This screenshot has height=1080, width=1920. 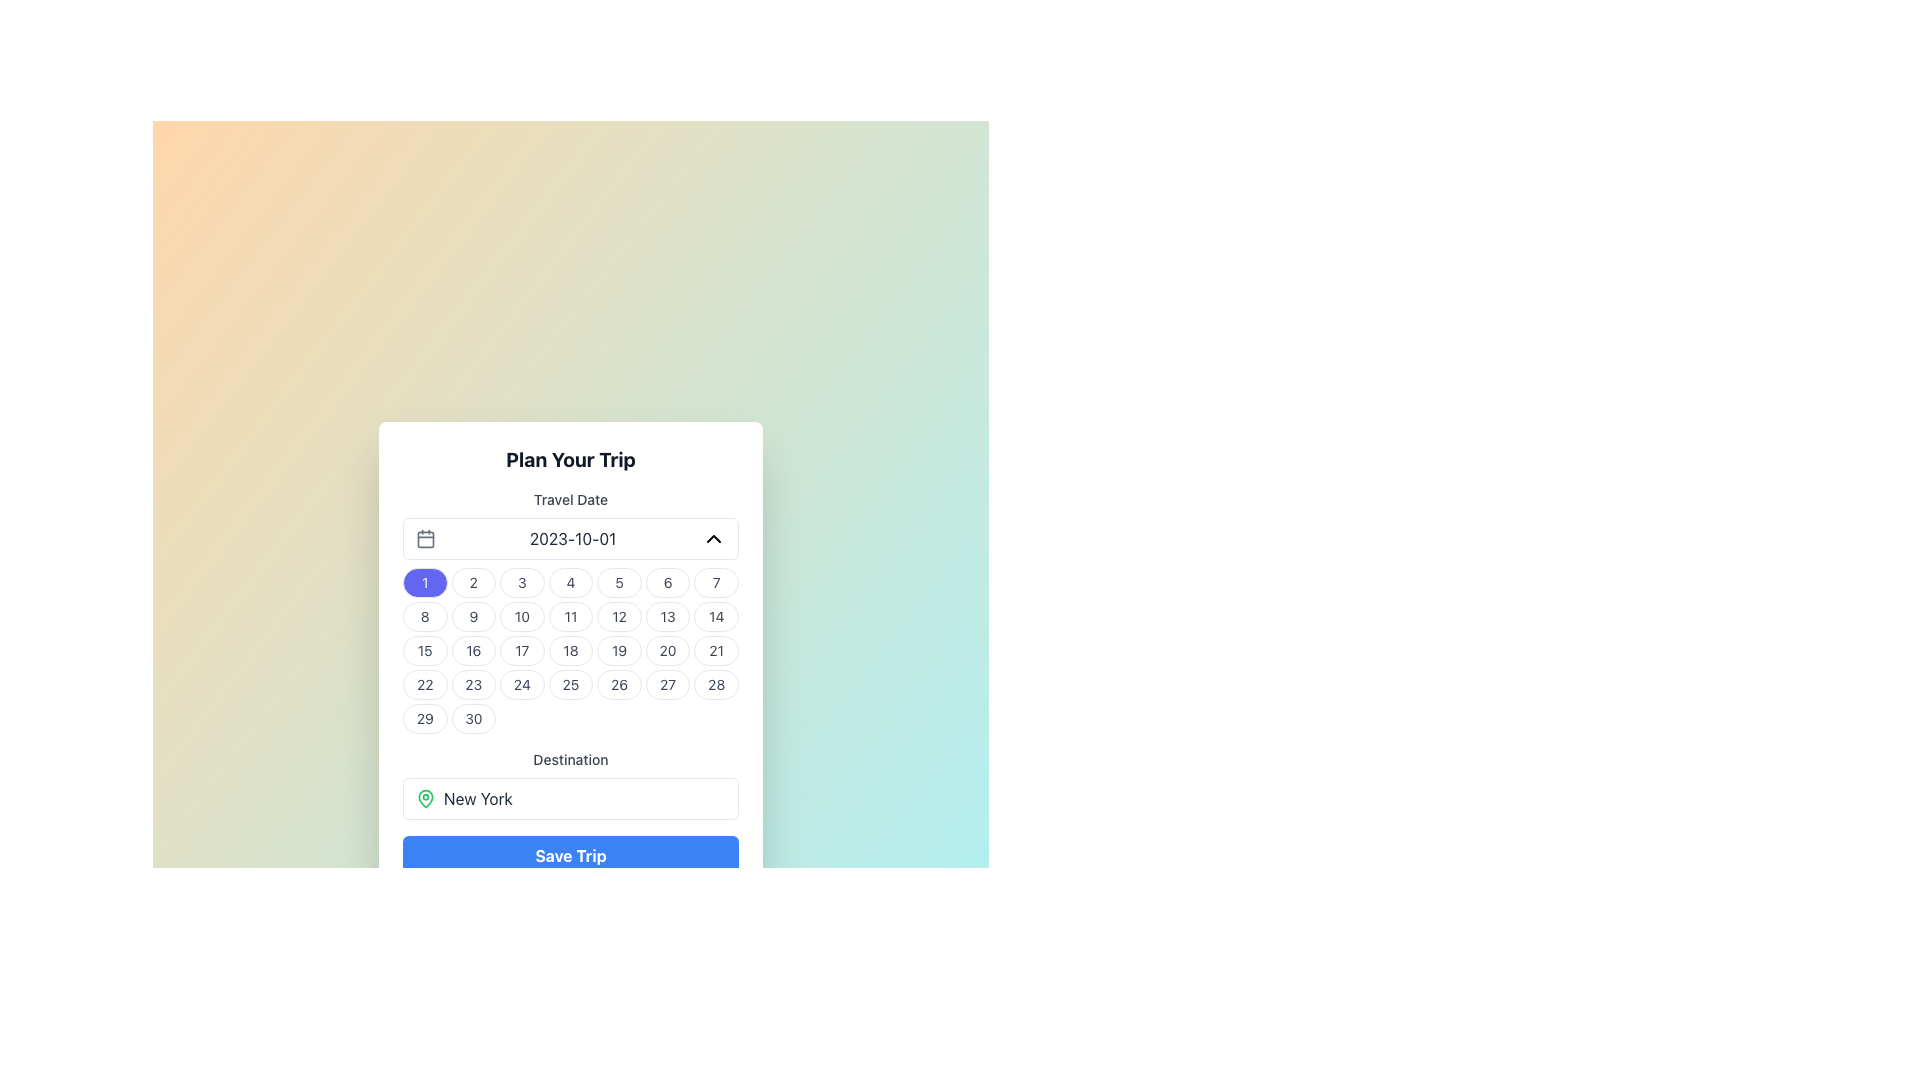 I want to click on the chevron icon indicating expandable or collapsible content, located next to the date text '2023-10-01' within the calendar input box, so click(x=714, y=538).